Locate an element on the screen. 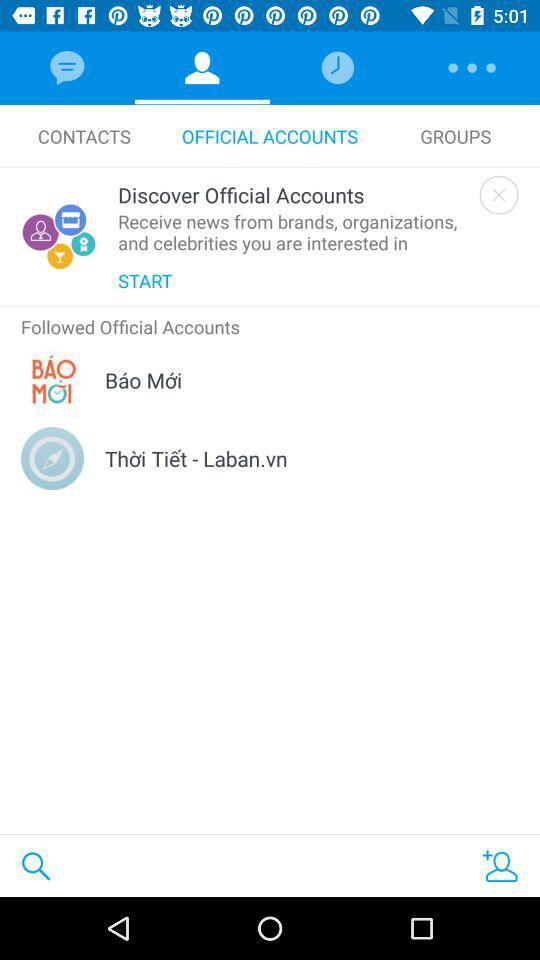 Image resolution: width=540 pixels, height=960 pixels. the icon above the followed official accounts item is located at coordinates (270, 306).